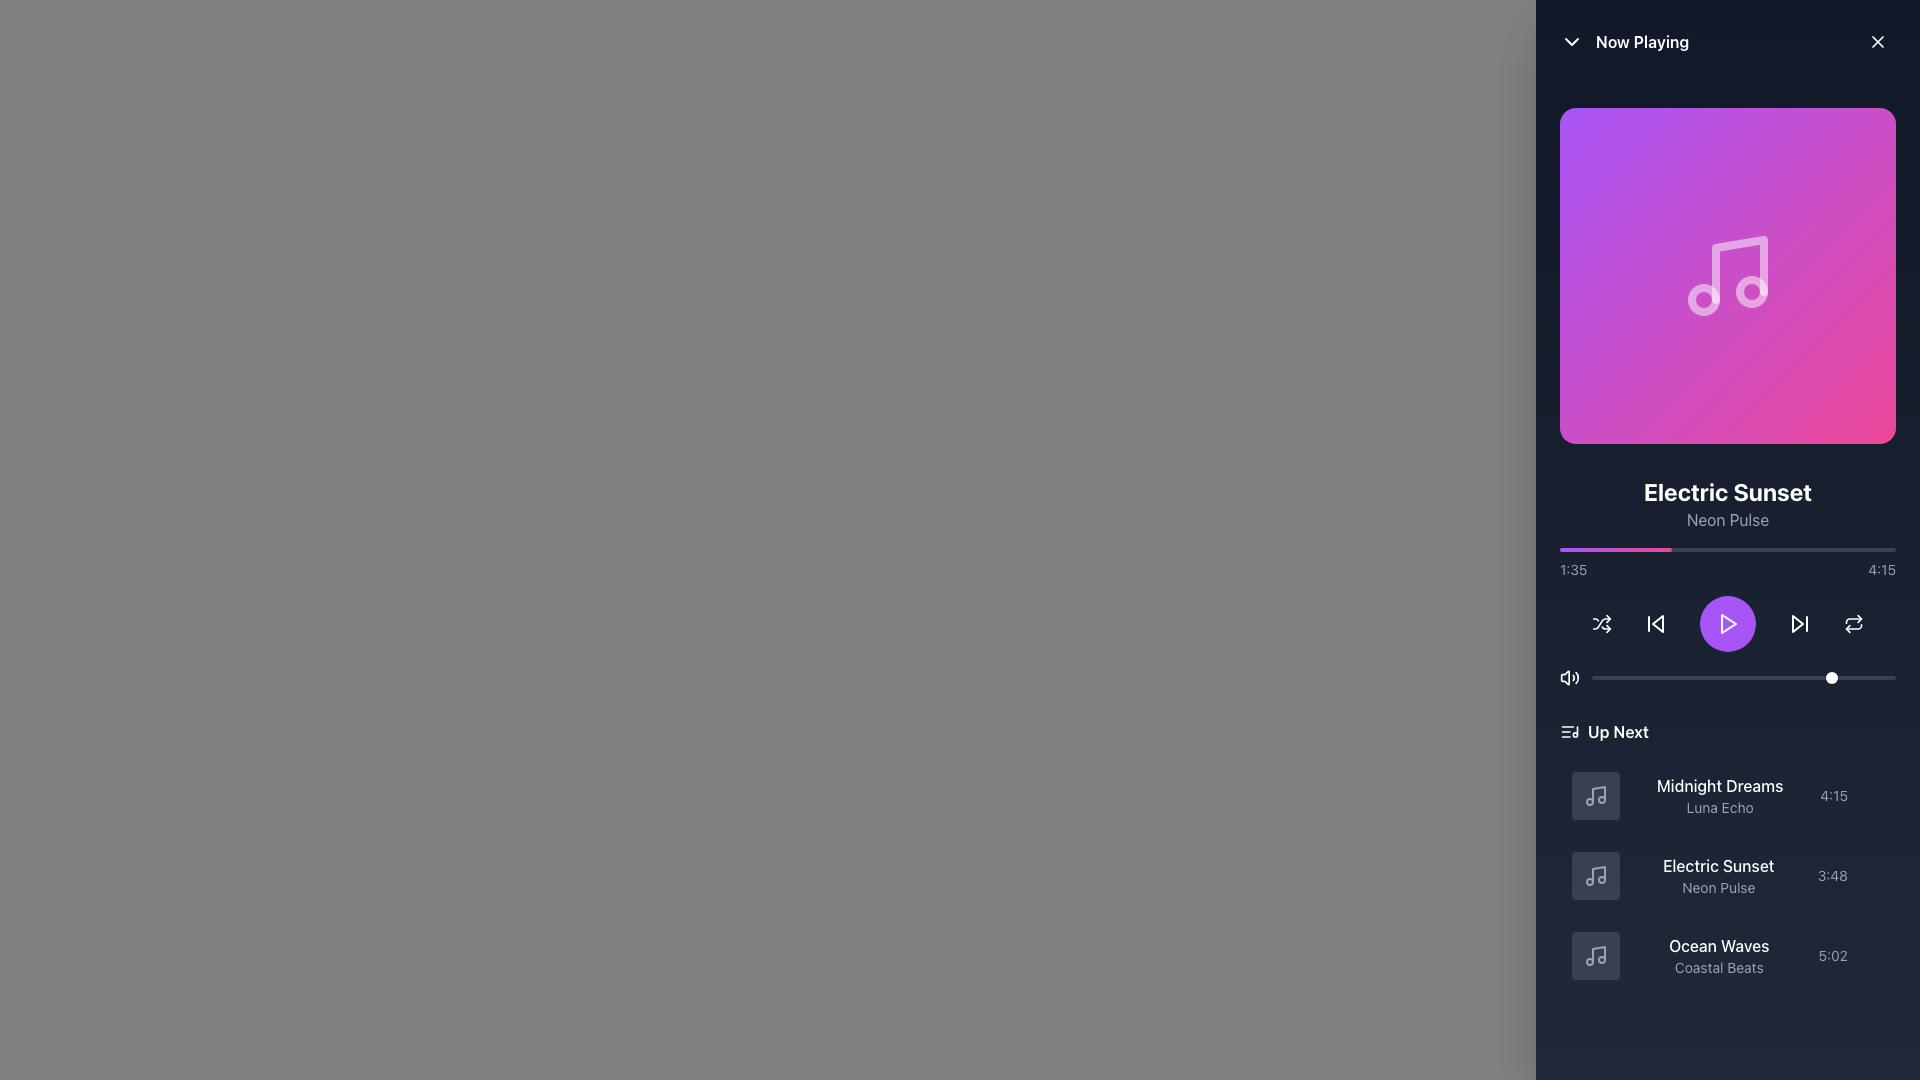 This screenshot has height=1080, width=1920. What do you see at coordinates (1876, 42) in the screenshot?
I see `the close button, which is a graphical icon shaped like an 'X' located at the top-right corner of the interface` at bounding box center [1876, 42].